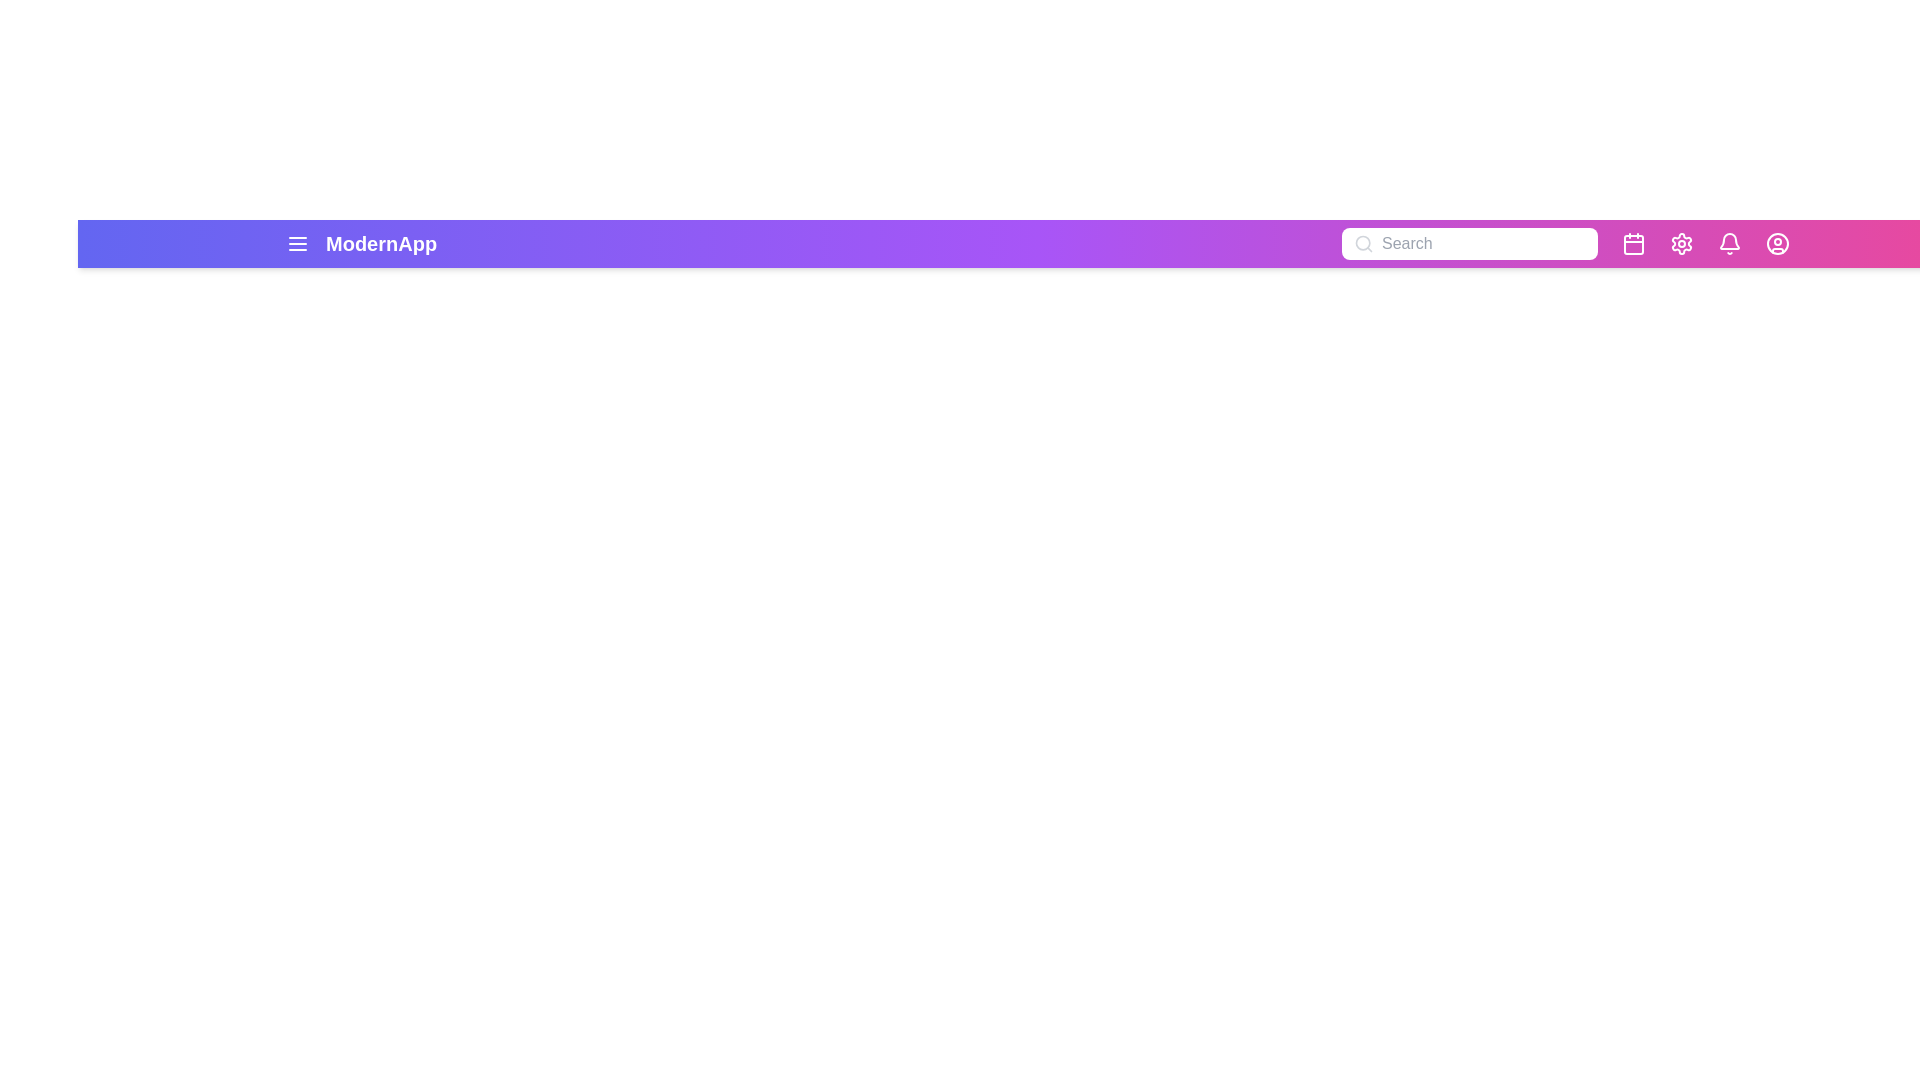  What do you see at coordinates (1680, 242) in the screenshot?
I see `the Settings icon located on the right side of the top navigation bar to explore settings-related features` at bounding box center [1680, 242].